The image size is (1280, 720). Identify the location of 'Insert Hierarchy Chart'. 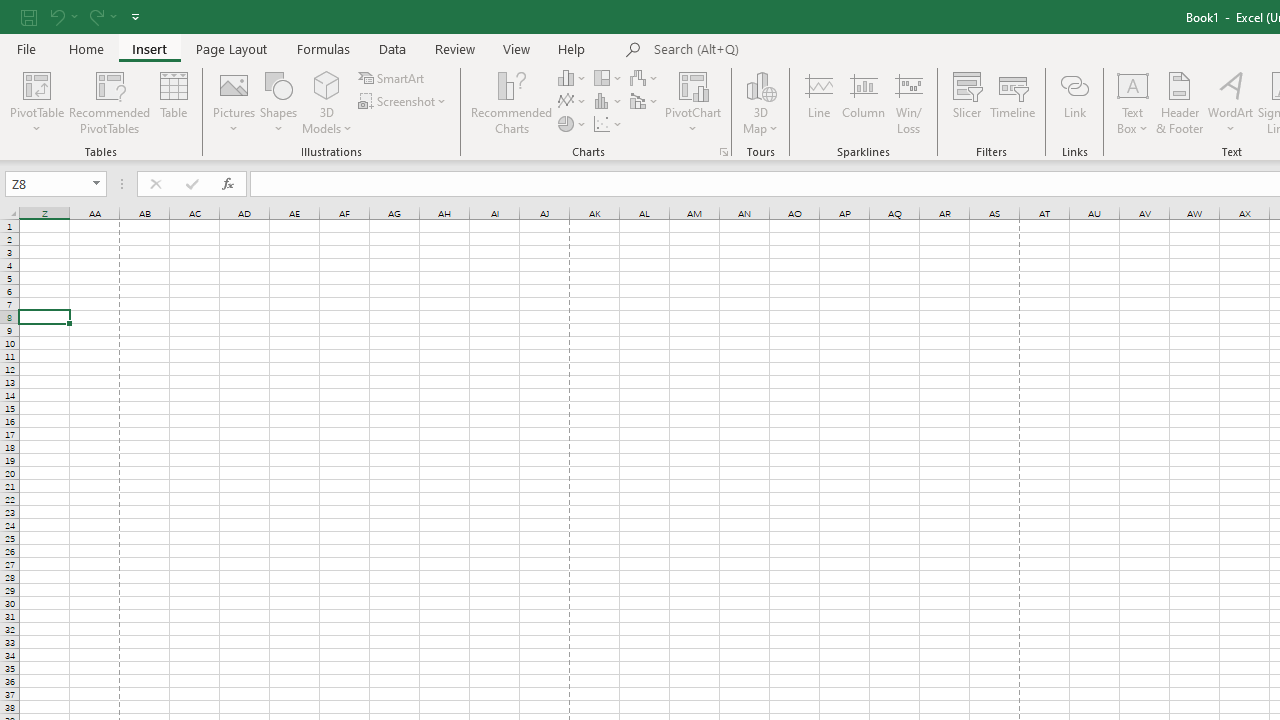
(608, 77).